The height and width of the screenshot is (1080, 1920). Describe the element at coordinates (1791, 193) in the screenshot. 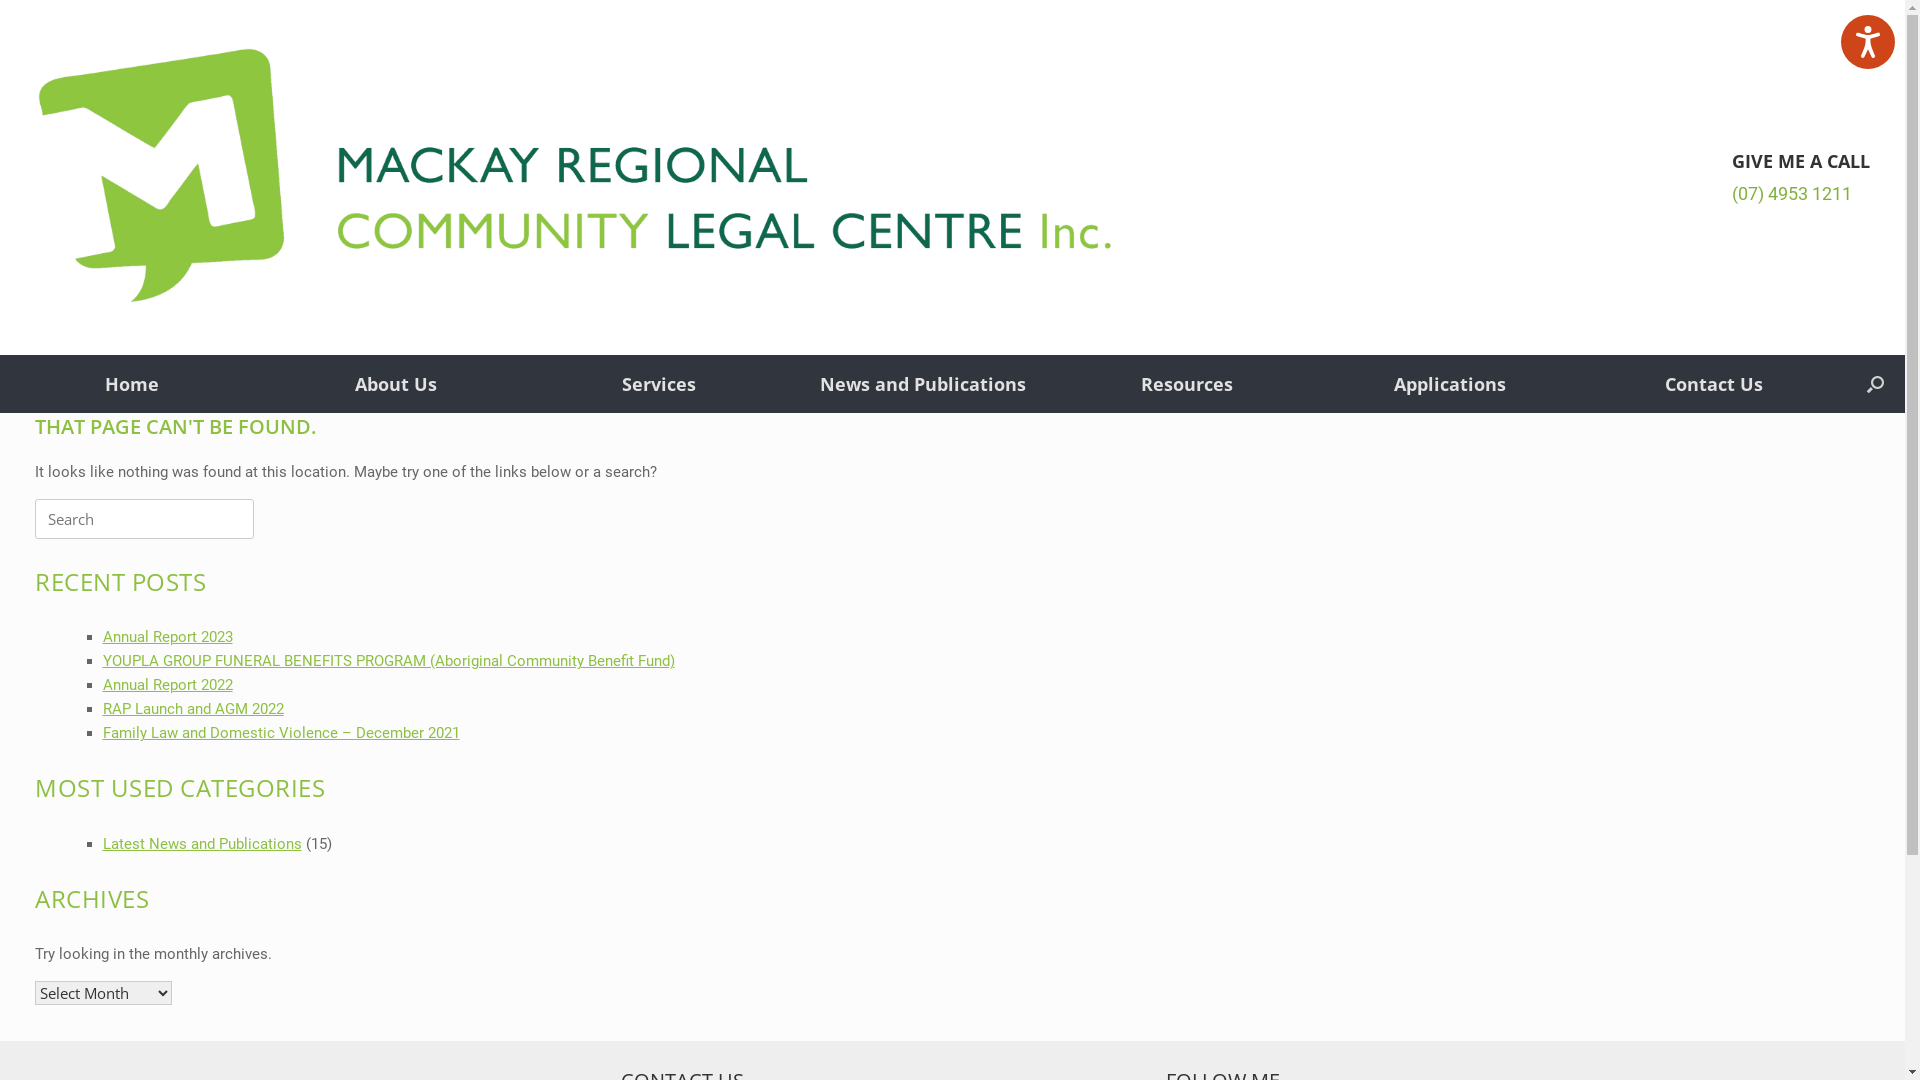

I see `'(07) 4953 1211'` at that location.